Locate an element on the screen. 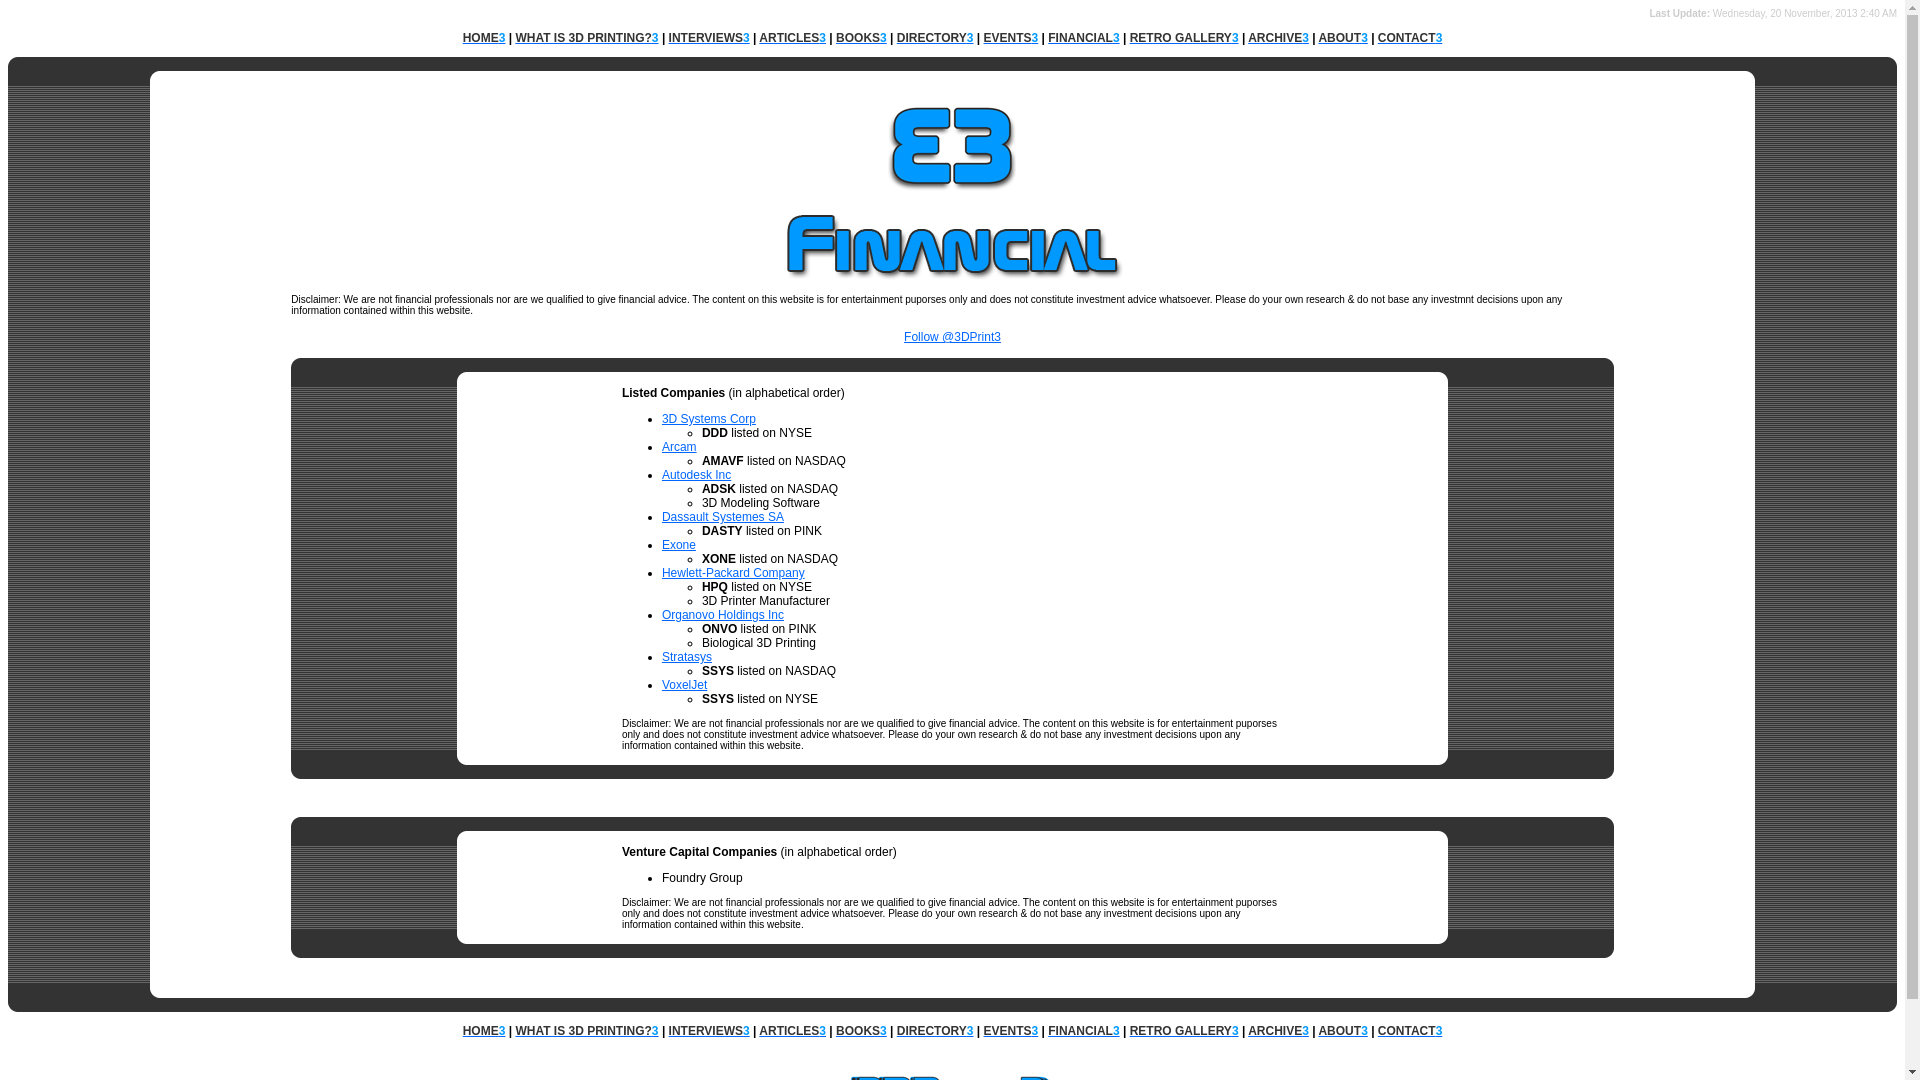  'WHAT IS 3D PRINTING?3' is located at coordinates (585, 38).